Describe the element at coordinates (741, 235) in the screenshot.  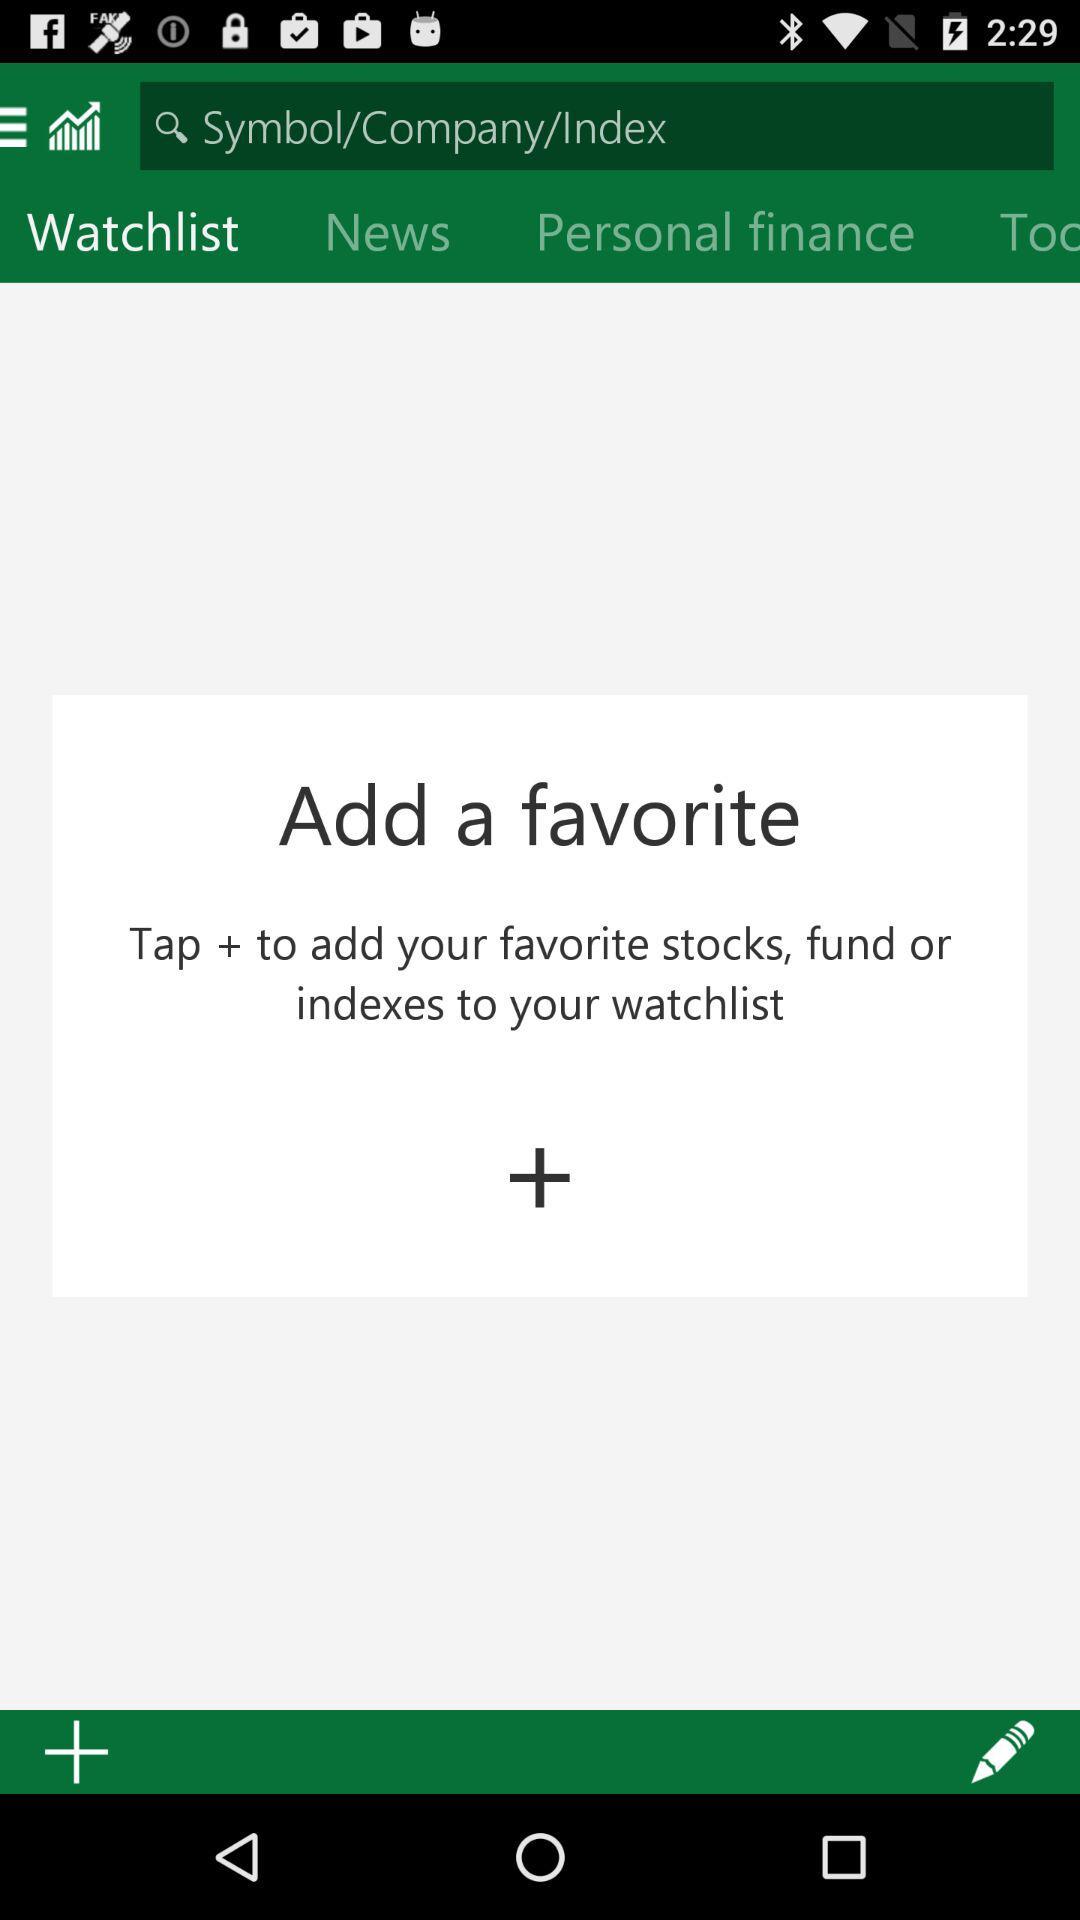
I see `the icon to the left of the tools item` at that location.